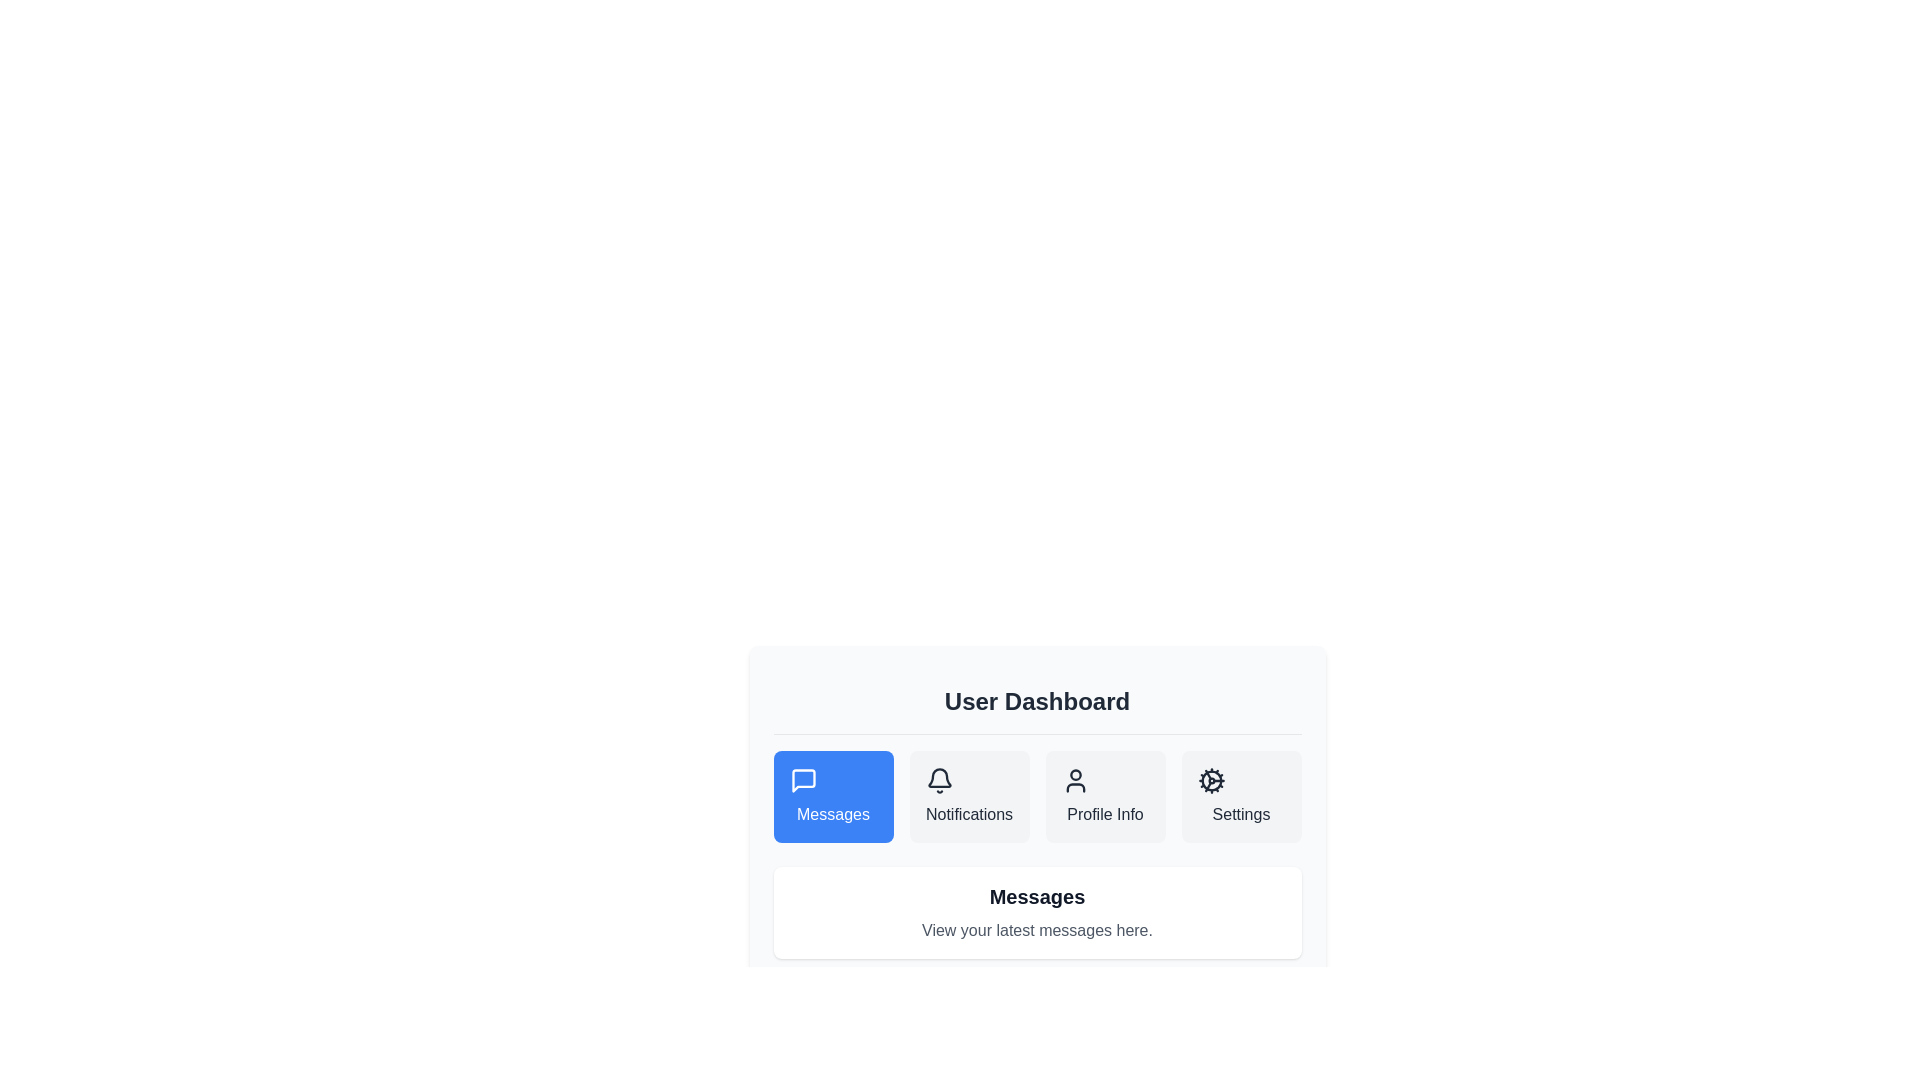  I want to click on the Notifications section by clicking on the corresponding tab button, so click(969, 796).